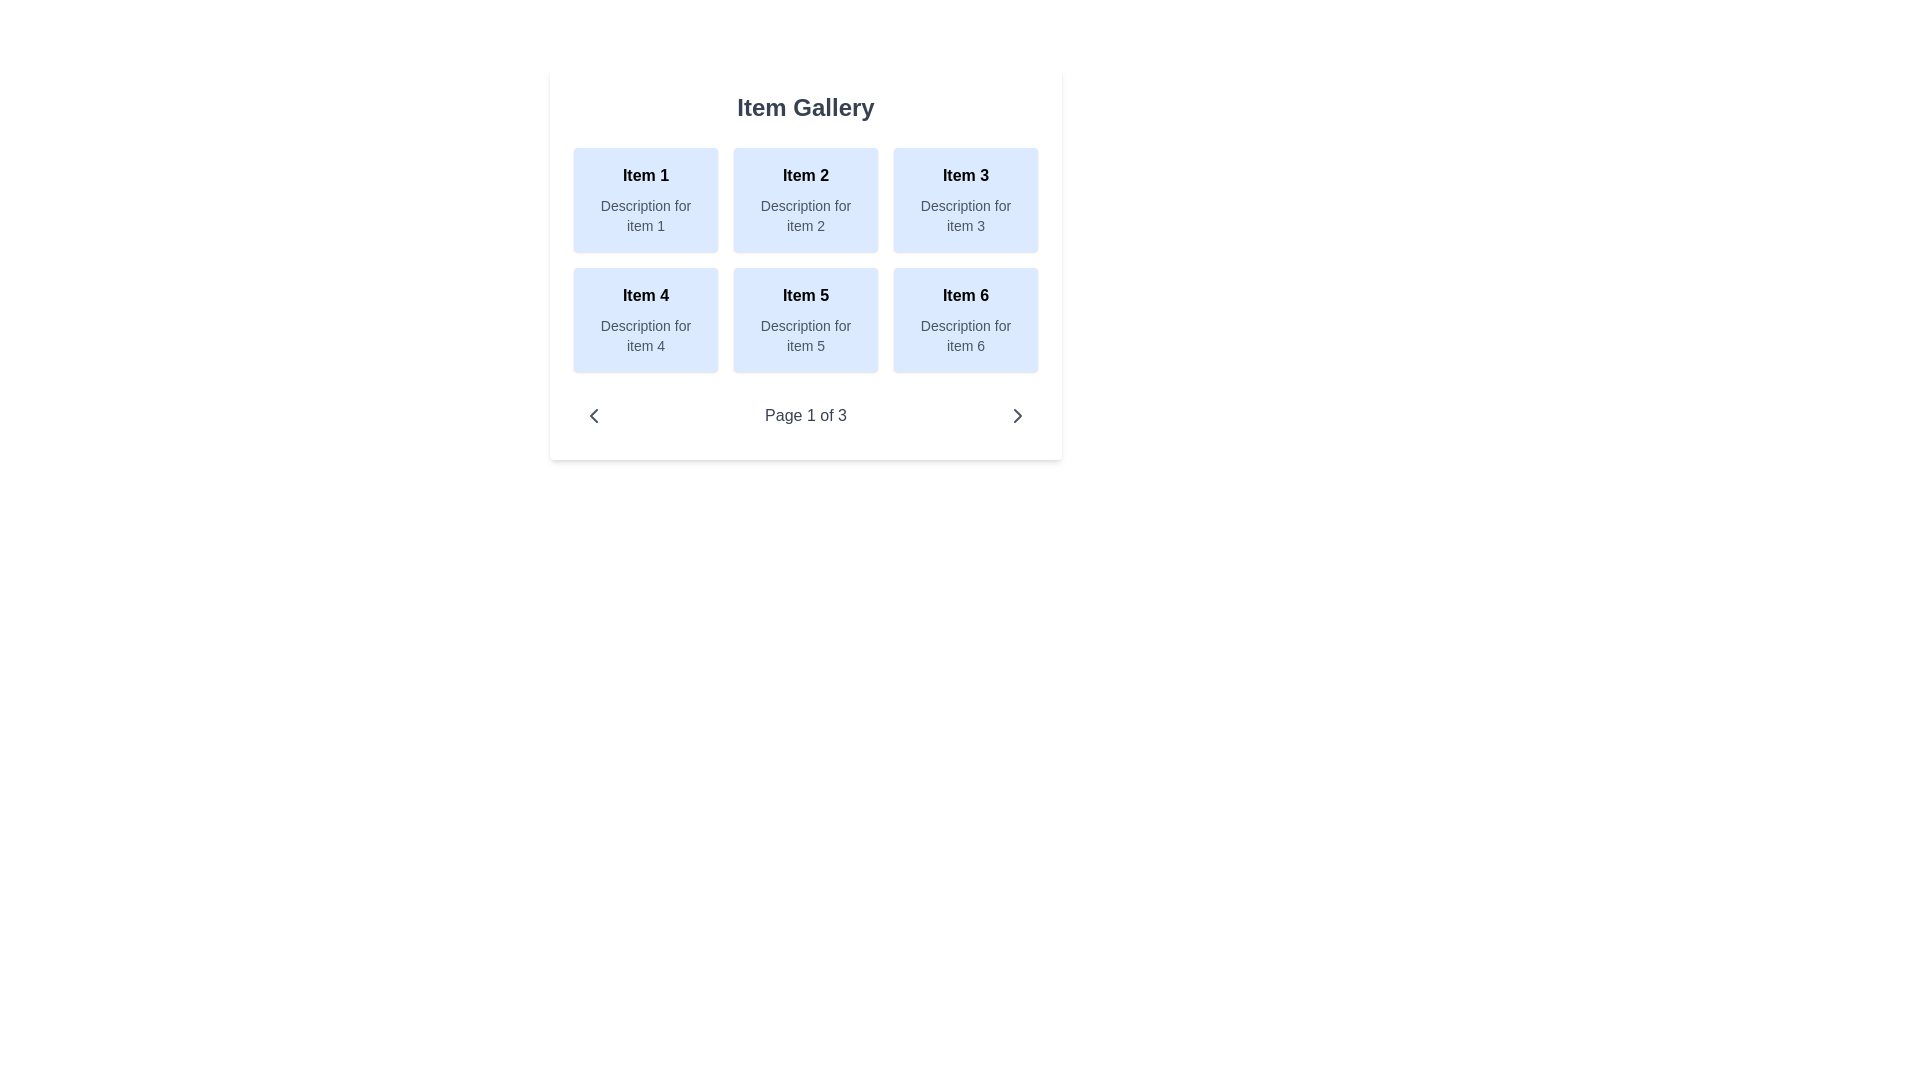  Describe the element at coordinates (806, 334) in the screenshot. I see `the text block displaying 'Description for item 5', which is centered at the bottom of the 'Item 5' card` at that location.